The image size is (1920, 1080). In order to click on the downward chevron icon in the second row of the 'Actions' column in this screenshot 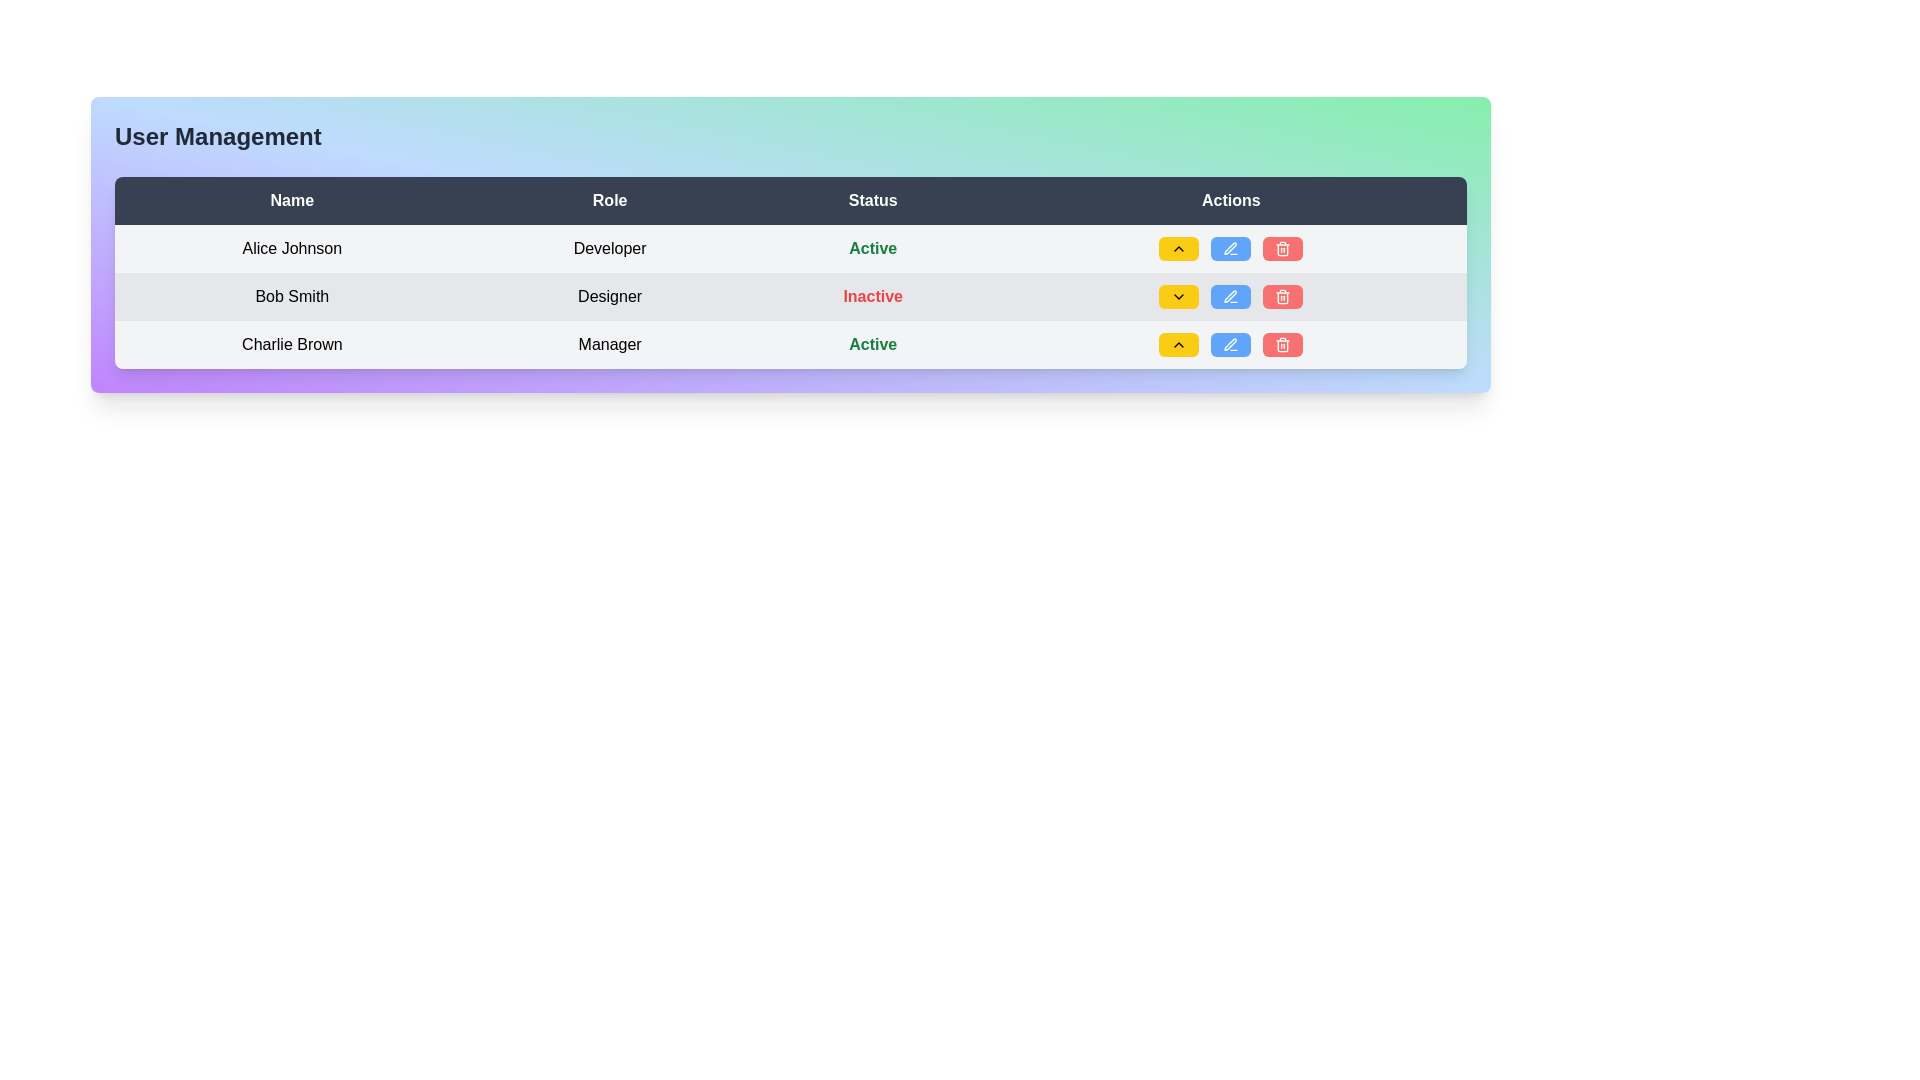, I will do `click(1179, 297)`.